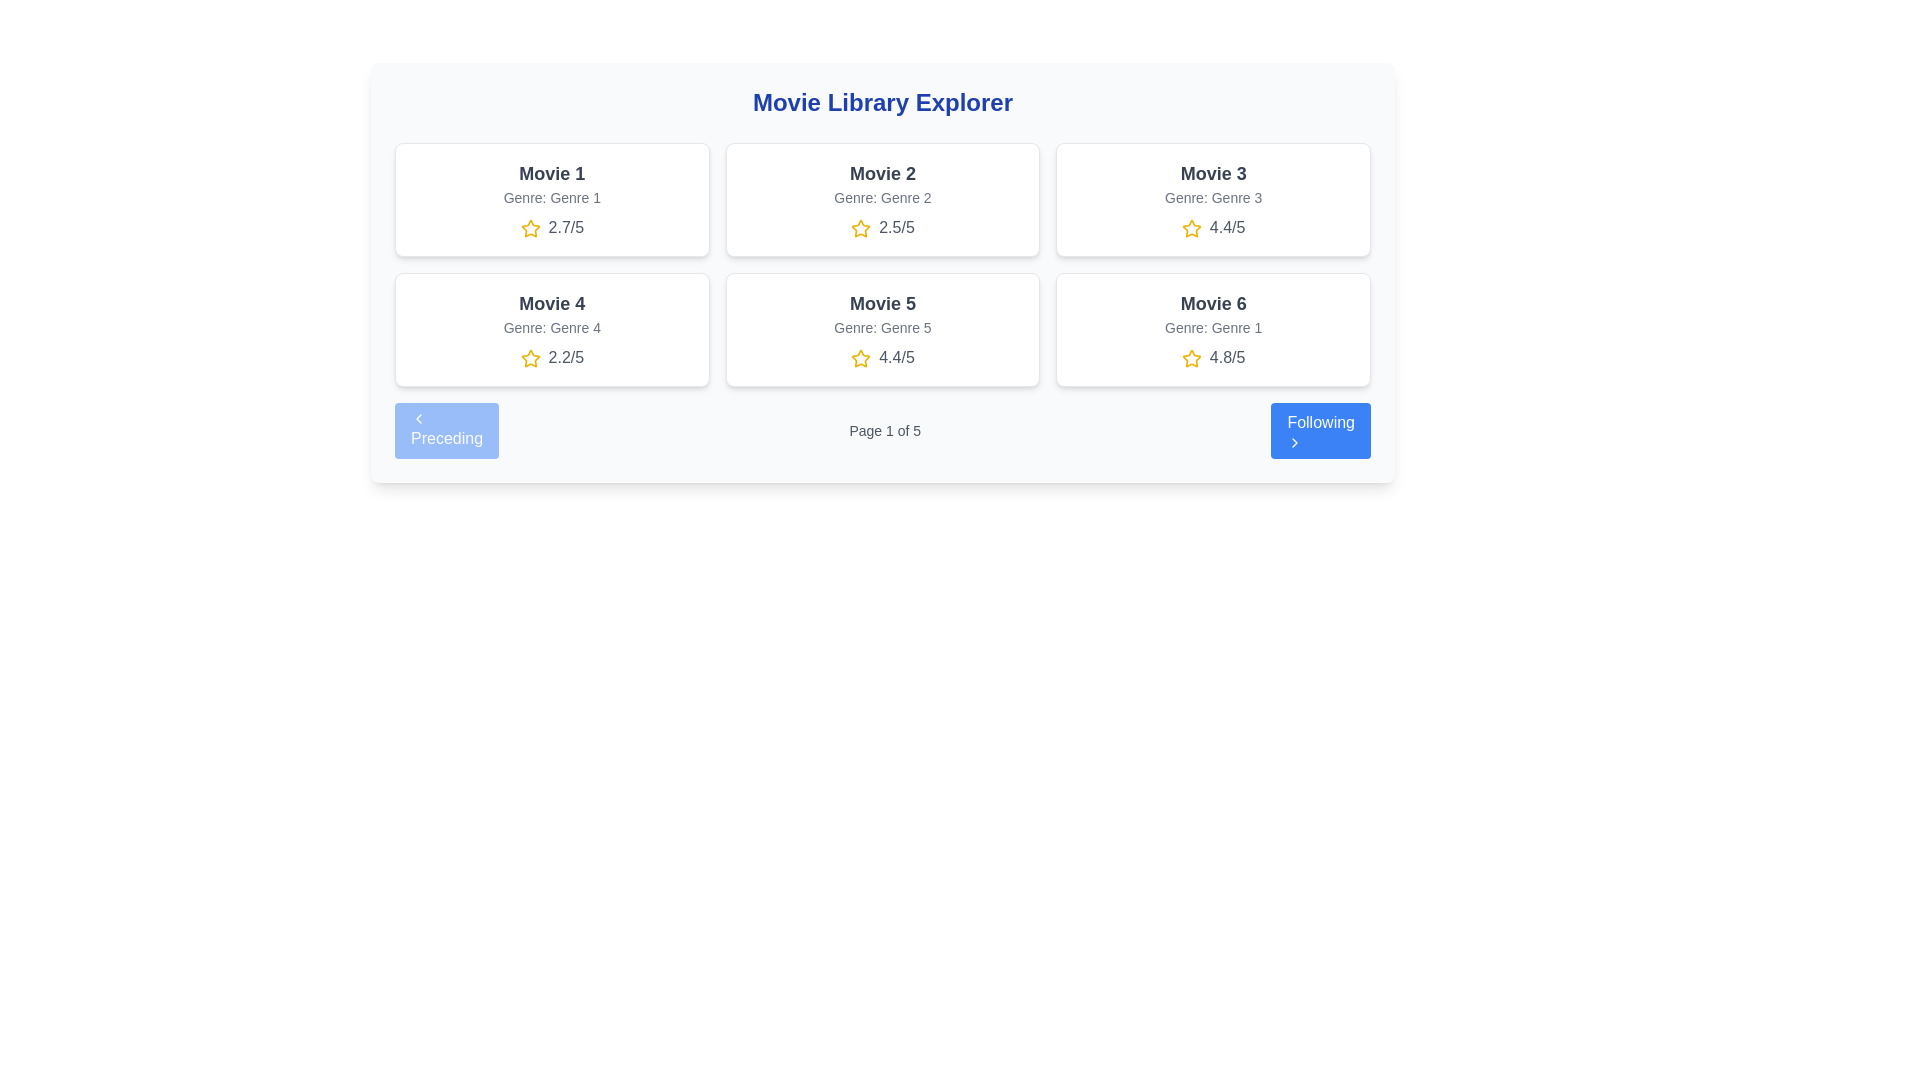  What do you see at coordinates (896, 226) in the screenshot?
I see `static text displaying the rating for the item 'Movie 2', which is located to the right of a yellow star icon in the bottom section of the card` at bounding box center [896, 226].